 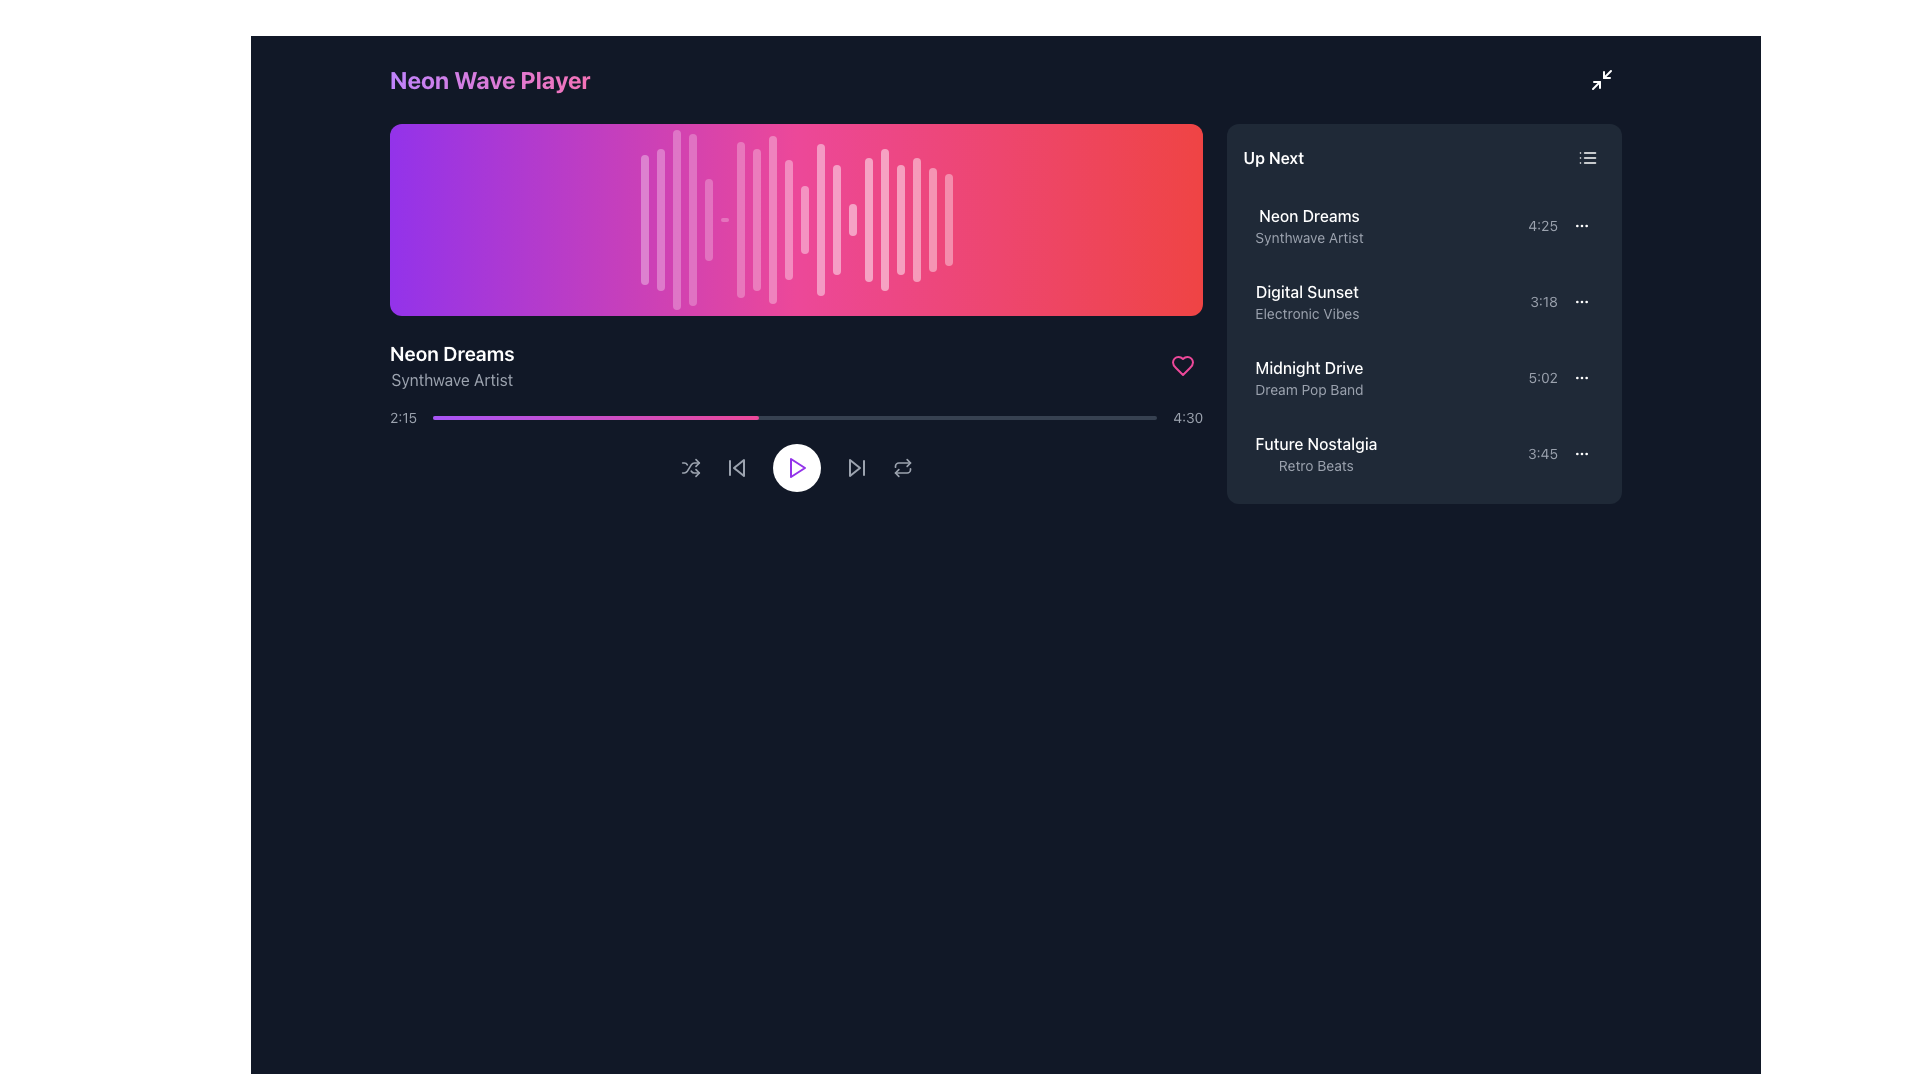 I want to click on the 'Up Next' static text label located at the top-left corner of the right-side panel, which is displayed in bold font style, so click(x=1272, y=157).